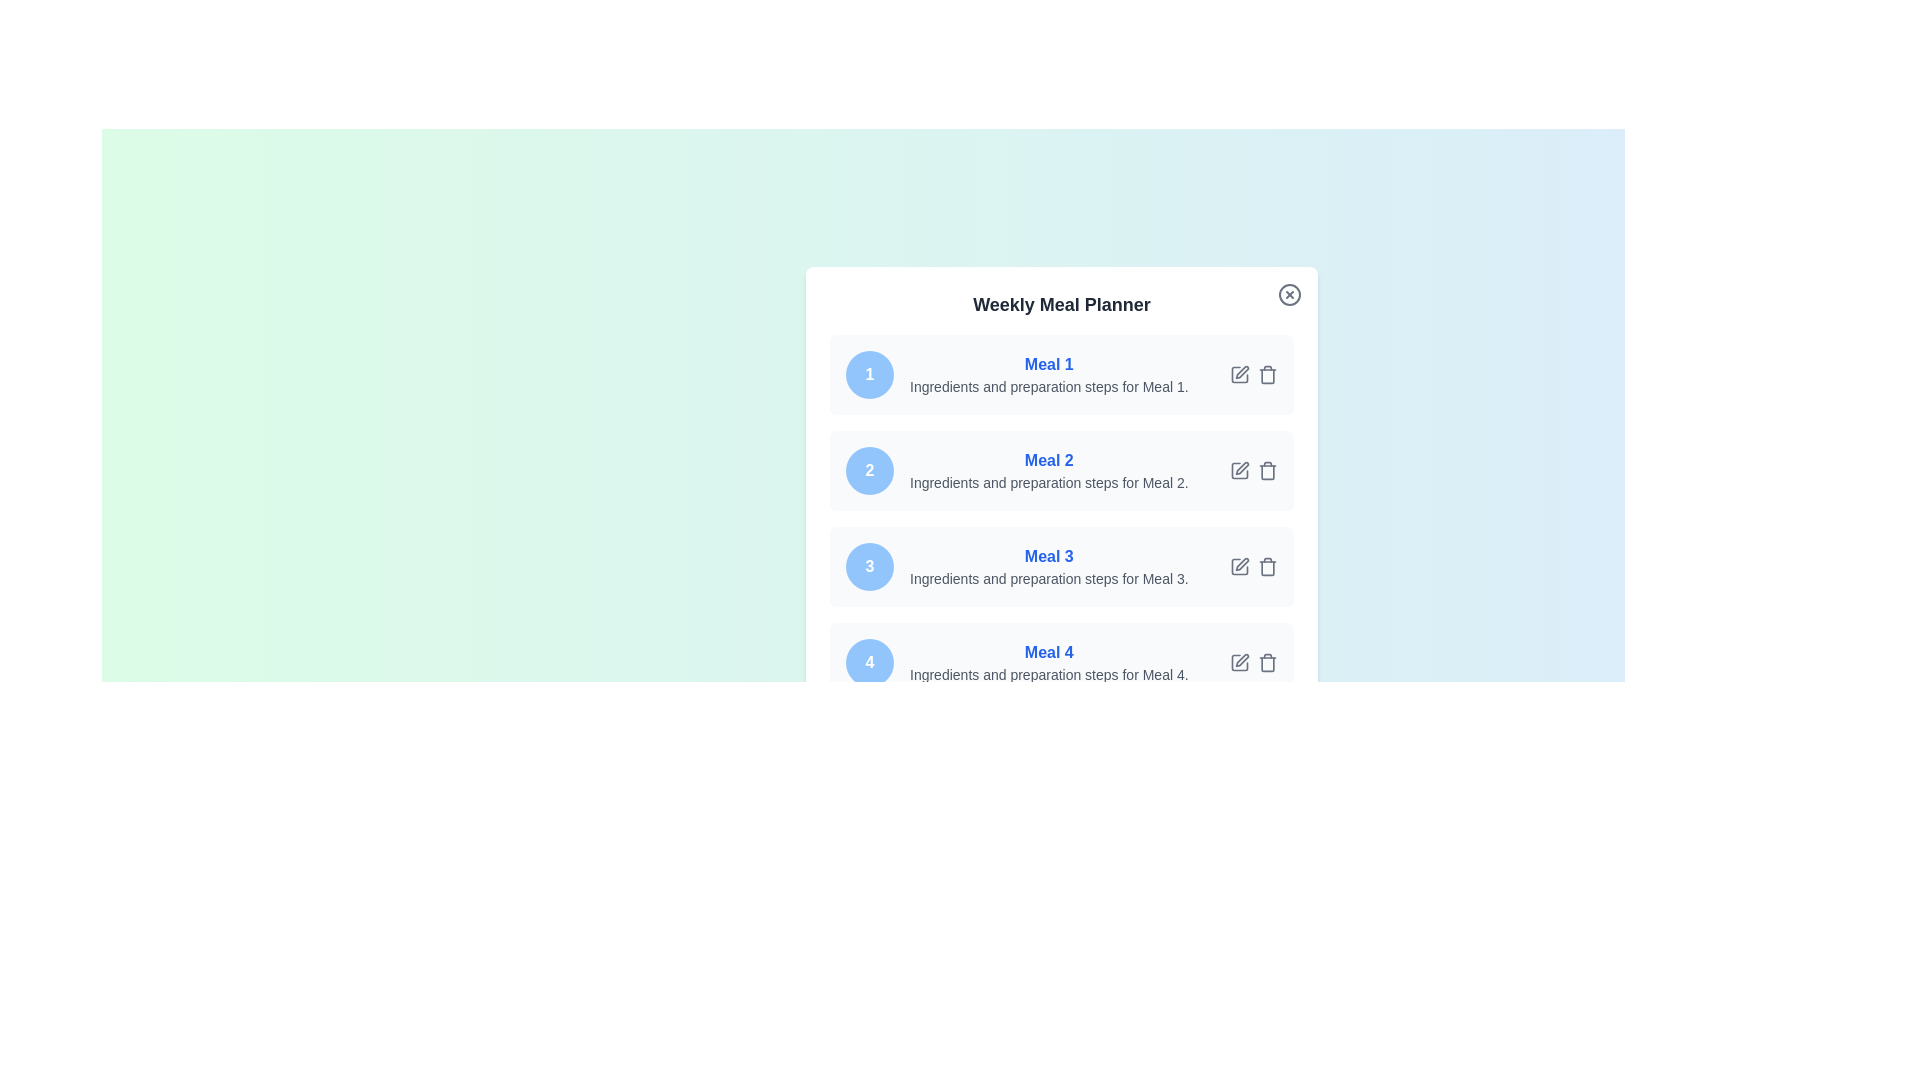  What do you see at coordinates (869, 470) in the screenshot?
I see `the day indicator for meal 2` at bounding box center [869, 470].